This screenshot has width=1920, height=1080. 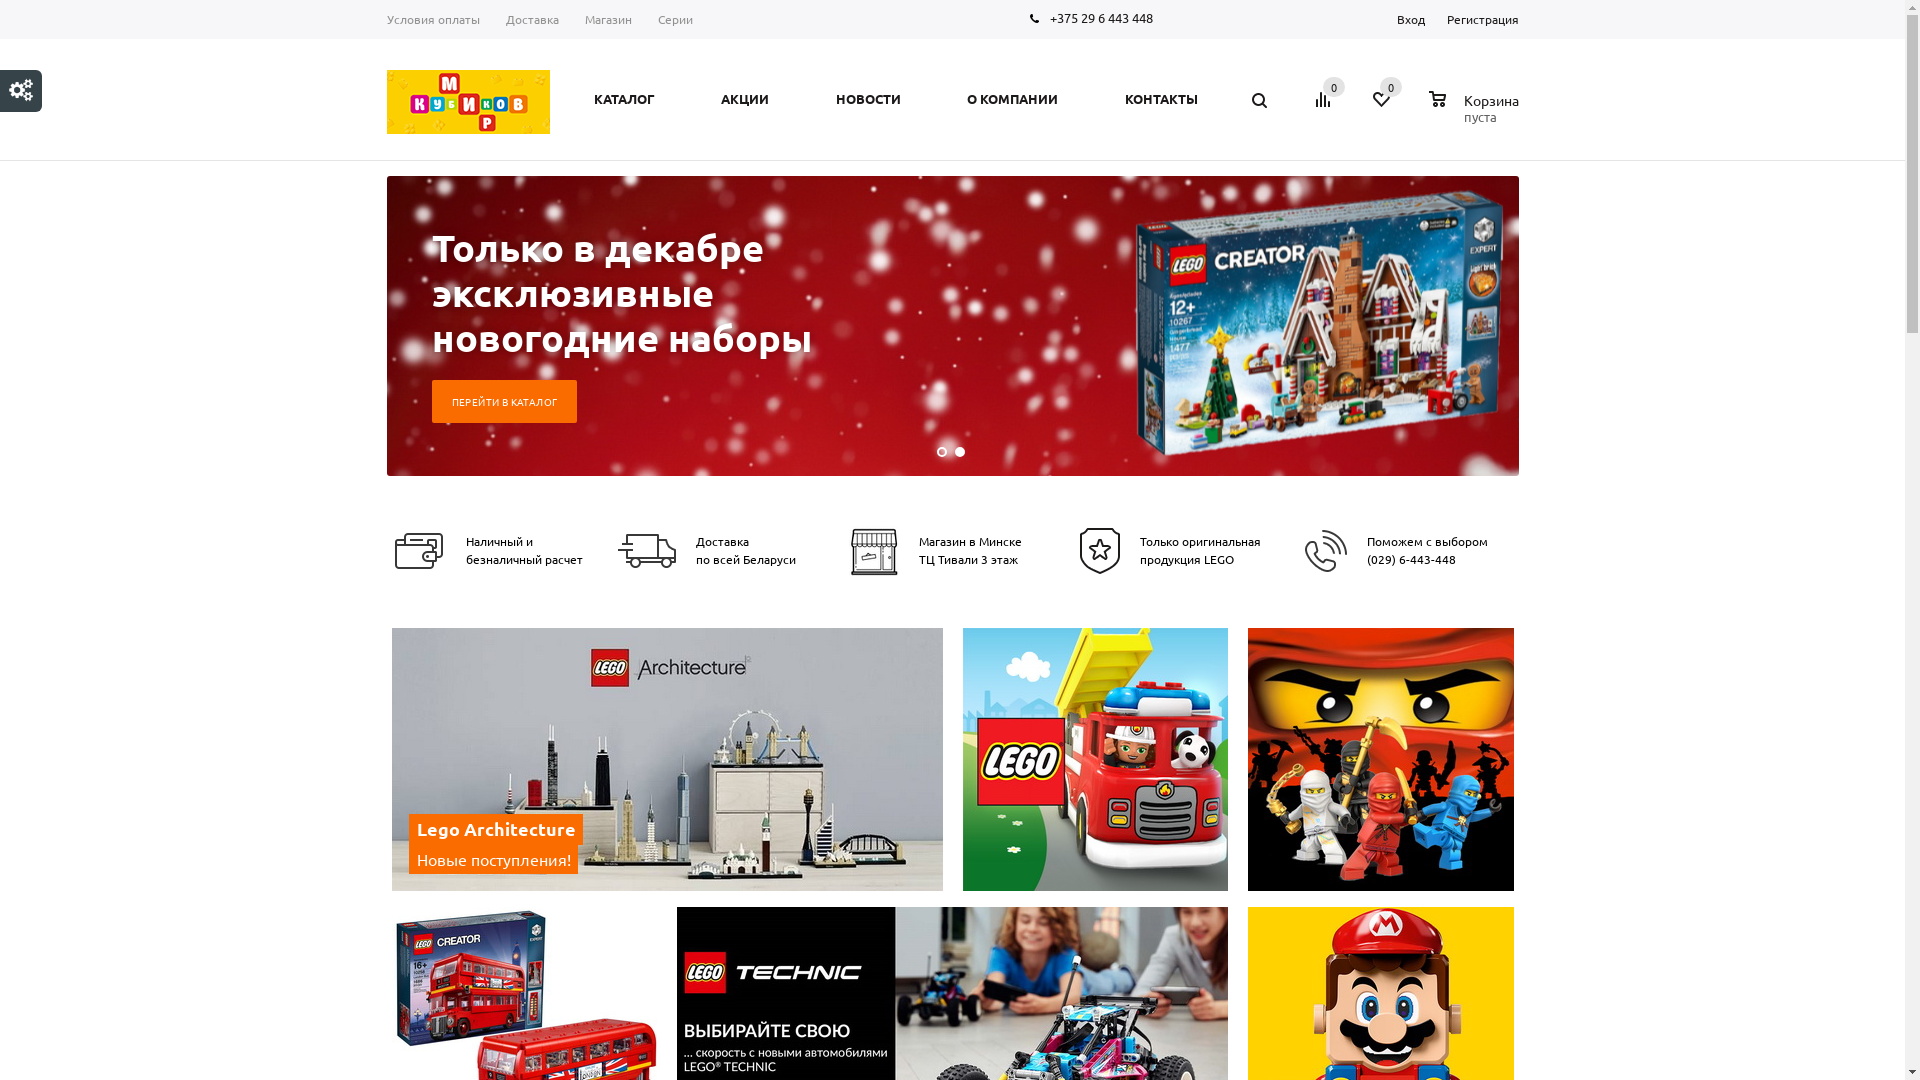 What do you see at coordinates (958, 451) in the screenshot?
I see `'2'` at bounding box center [958, 451].